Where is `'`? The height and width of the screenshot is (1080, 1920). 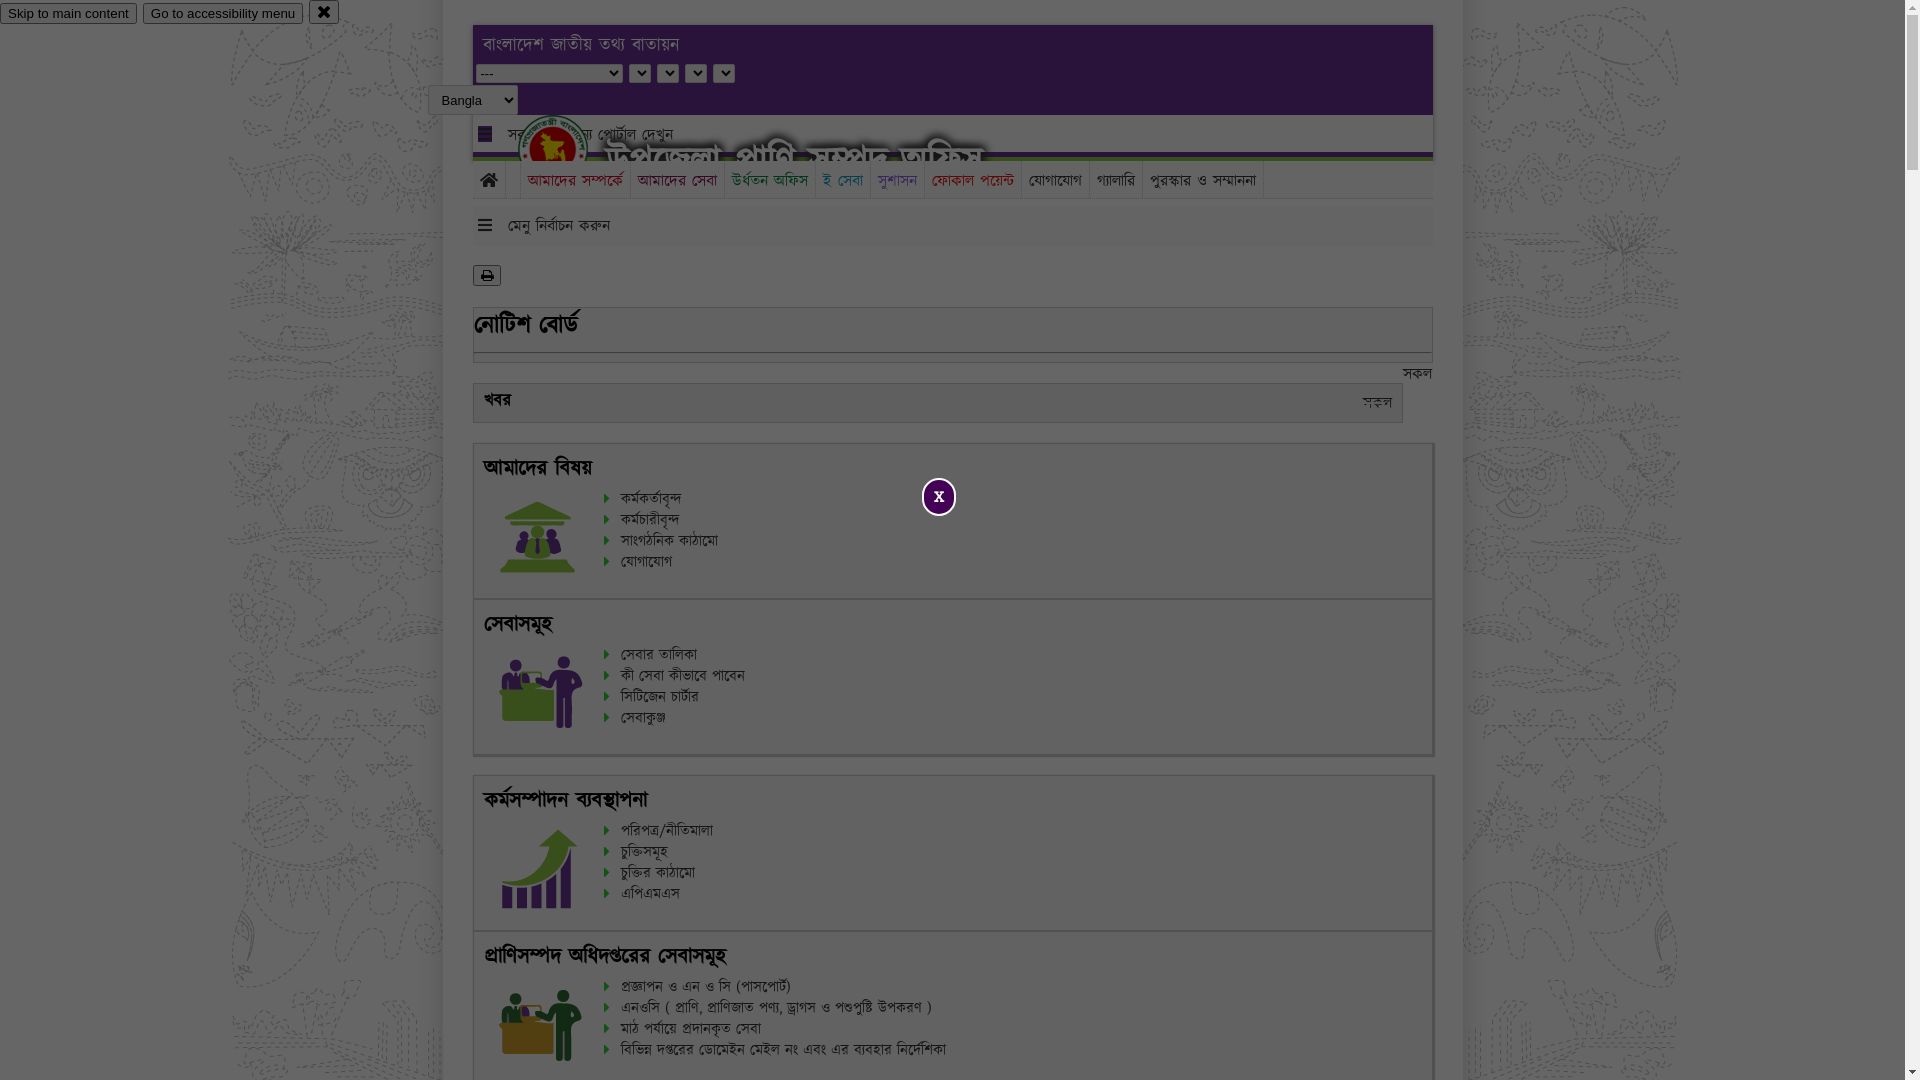
' is located at coordinates (569, 148).